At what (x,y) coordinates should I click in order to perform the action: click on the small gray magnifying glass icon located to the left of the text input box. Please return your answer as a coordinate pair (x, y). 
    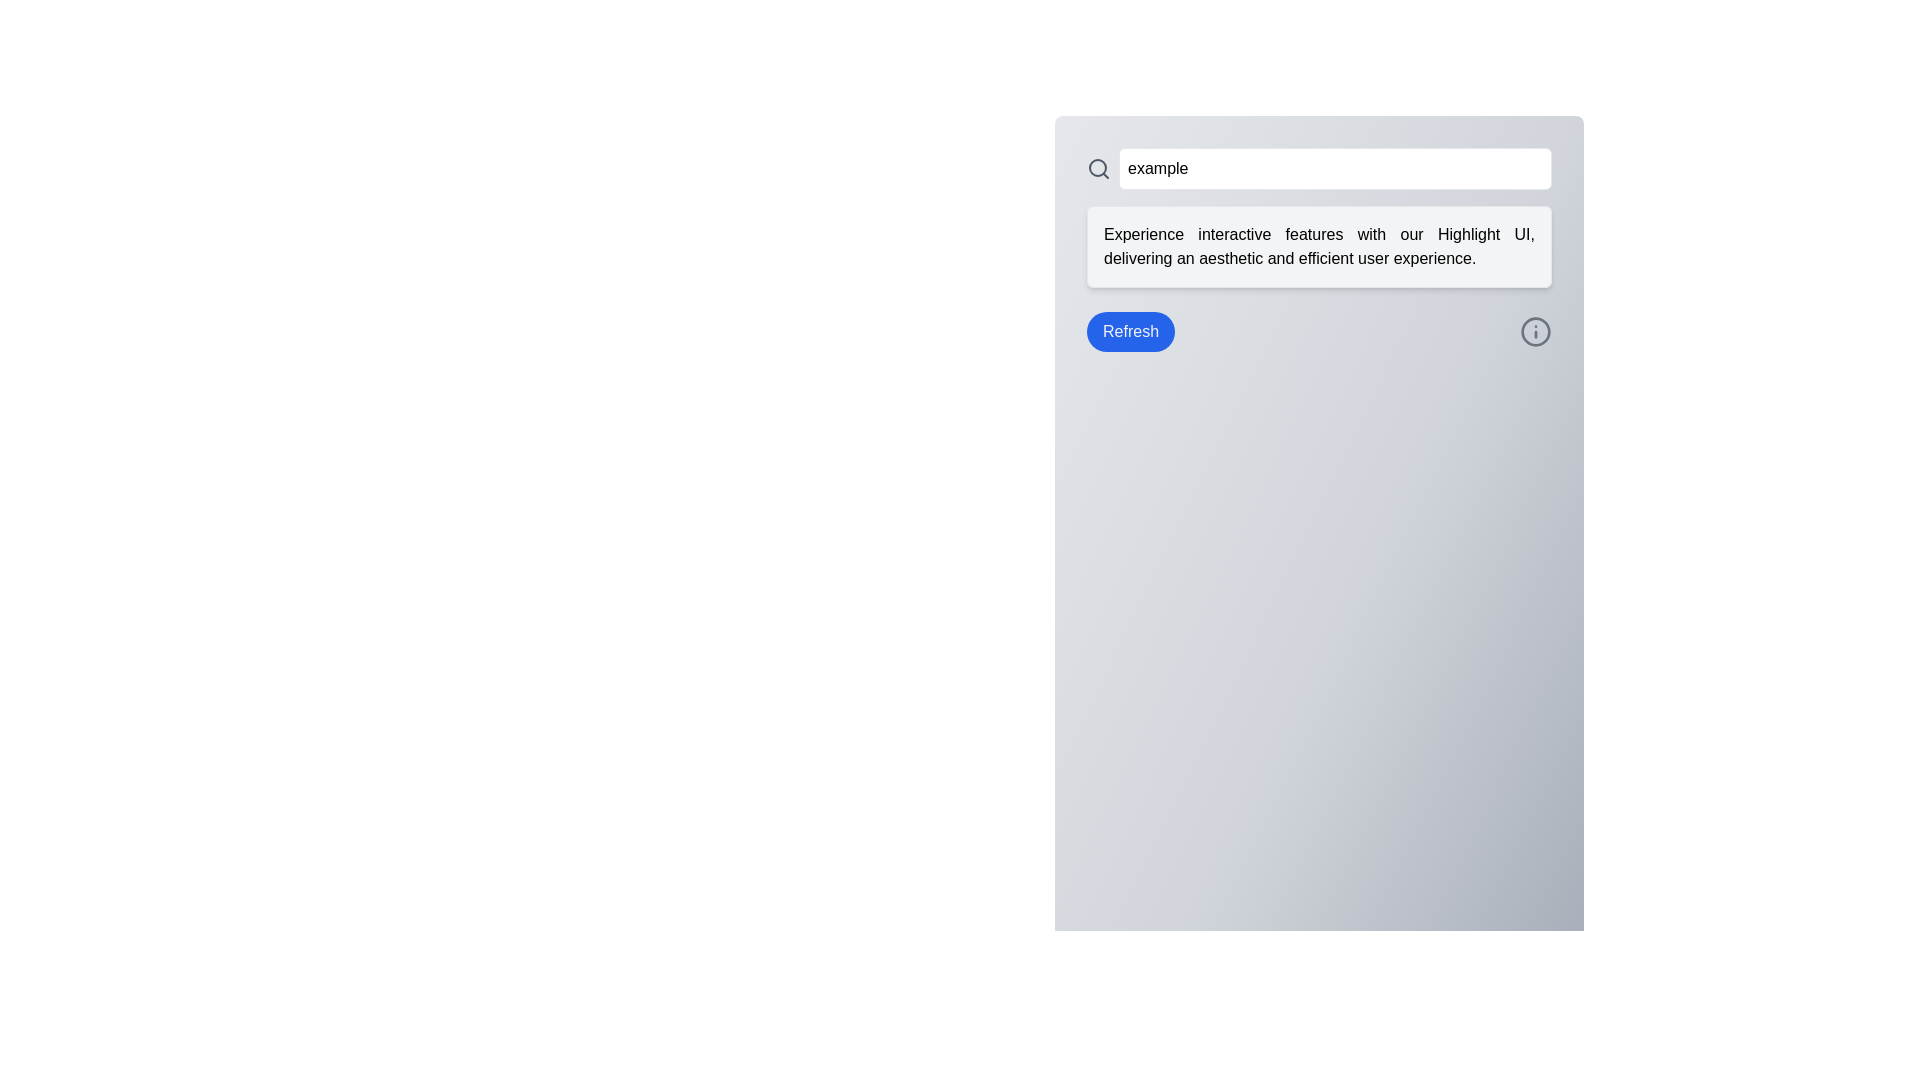
    Looking at the image, I should click on (1098, 168).